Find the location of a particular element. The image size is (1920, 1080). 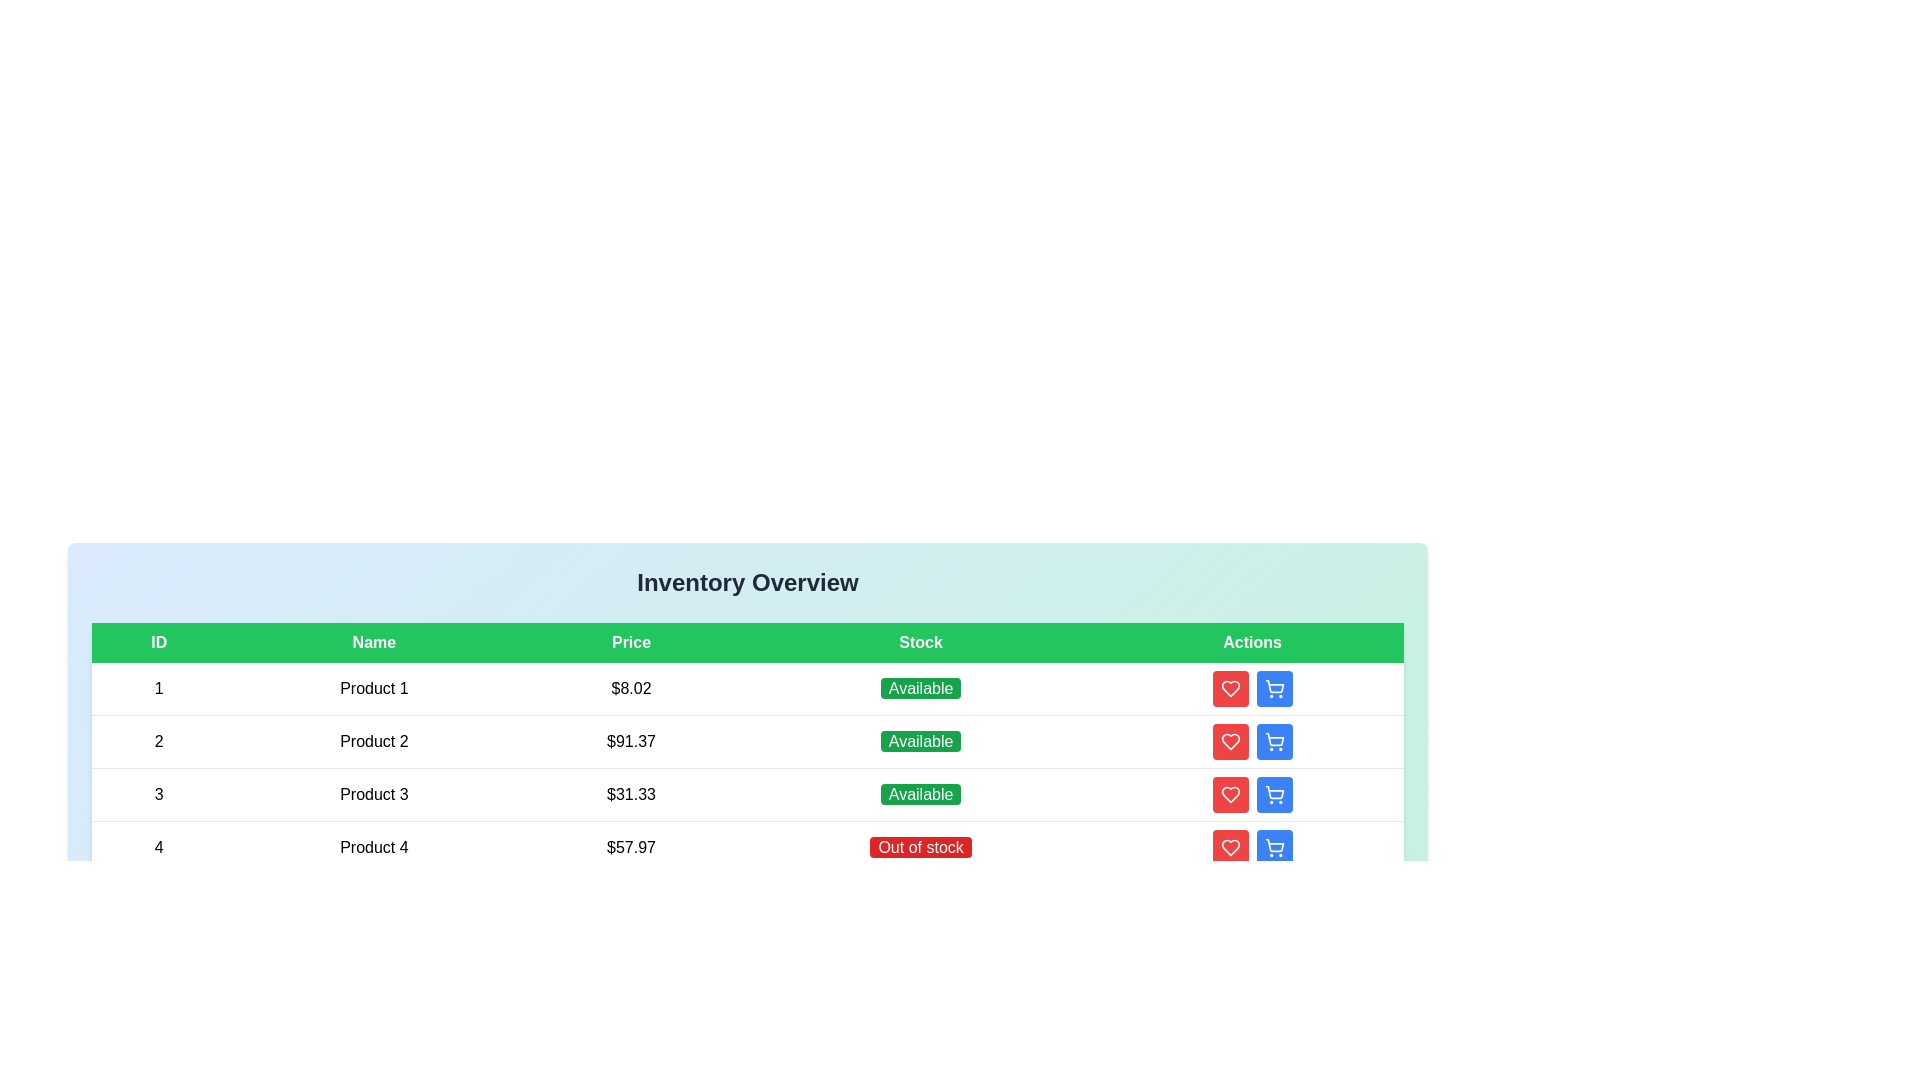

'Add to Cart' button for the product with ID 1 is located at coordinates (1272, 688).